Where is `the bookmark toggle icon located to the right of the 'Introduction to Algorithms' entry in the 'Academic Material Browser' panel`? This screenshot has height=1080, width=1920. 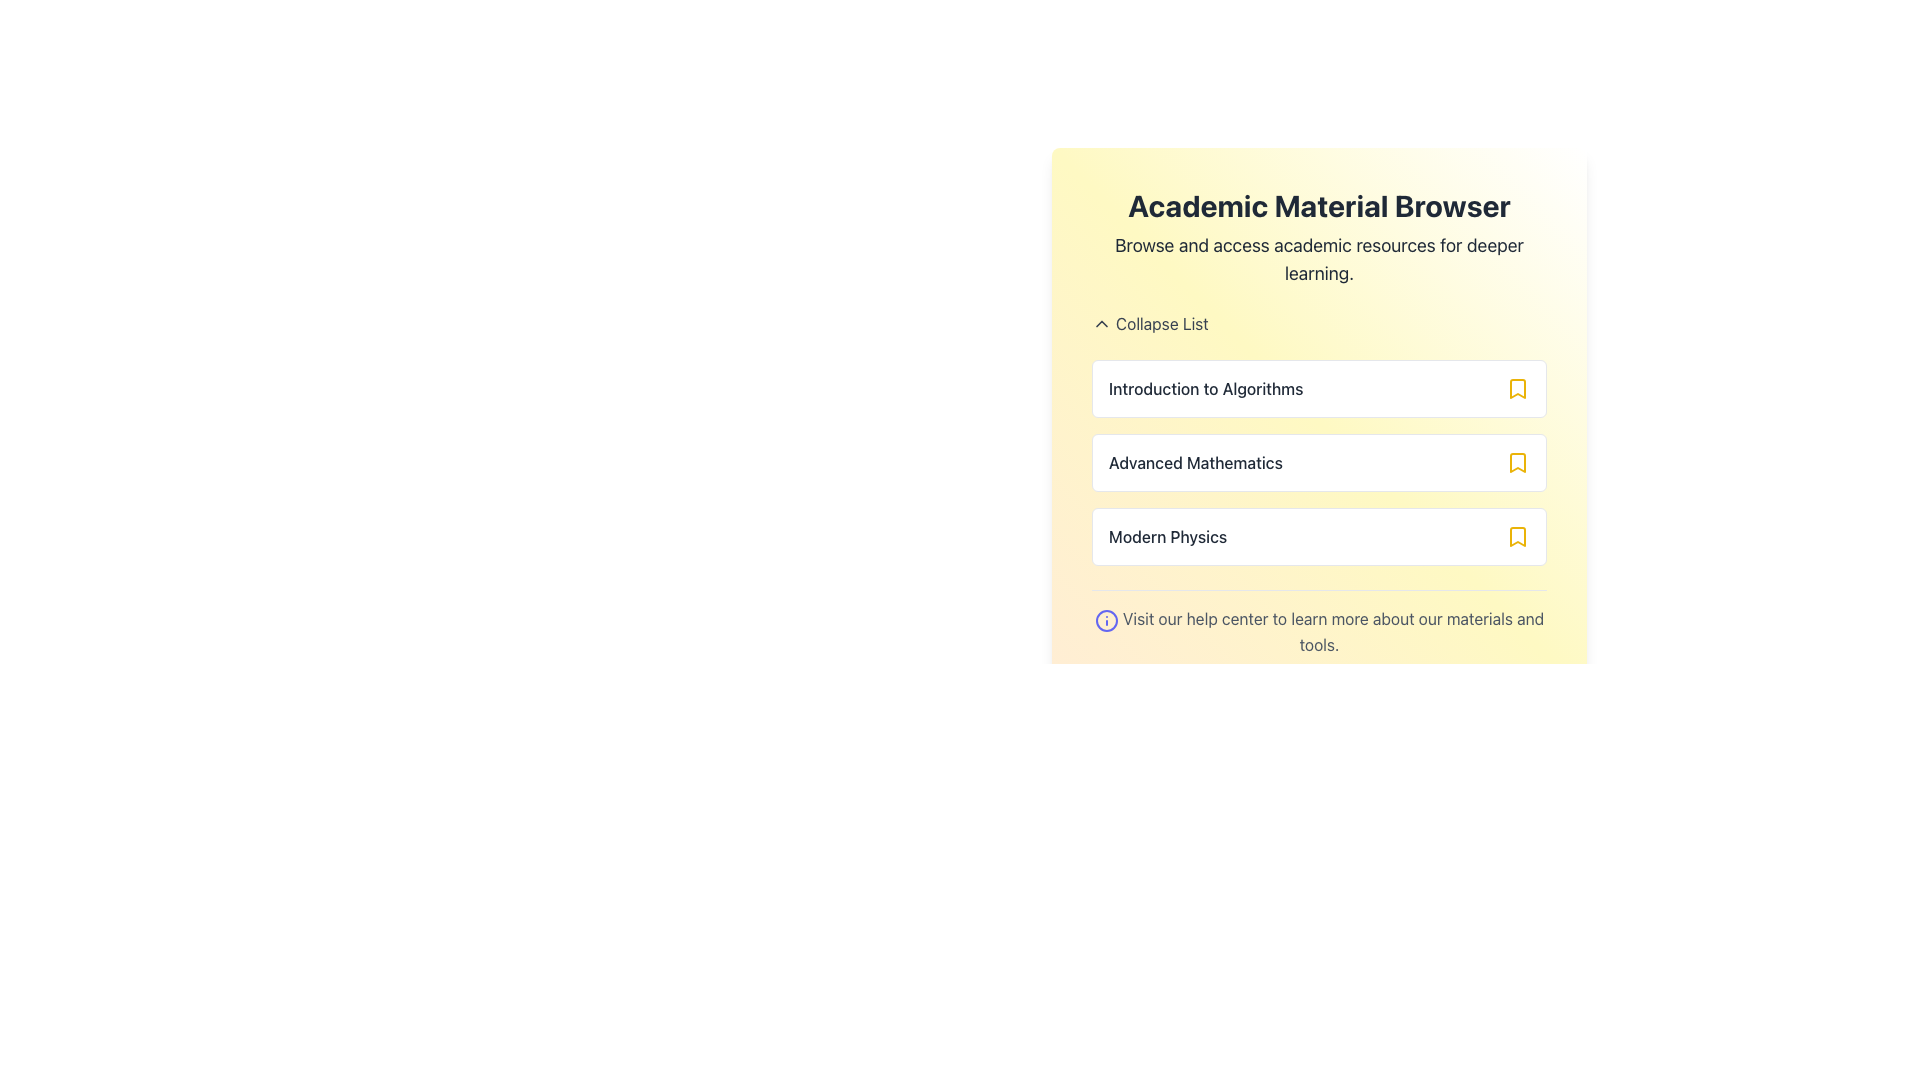 the bookmark toggle icon located to the right of the 'Introduction to Algorithms' entry in the 'Academic Material Browser' panel is located at coordinates (1517, 389).